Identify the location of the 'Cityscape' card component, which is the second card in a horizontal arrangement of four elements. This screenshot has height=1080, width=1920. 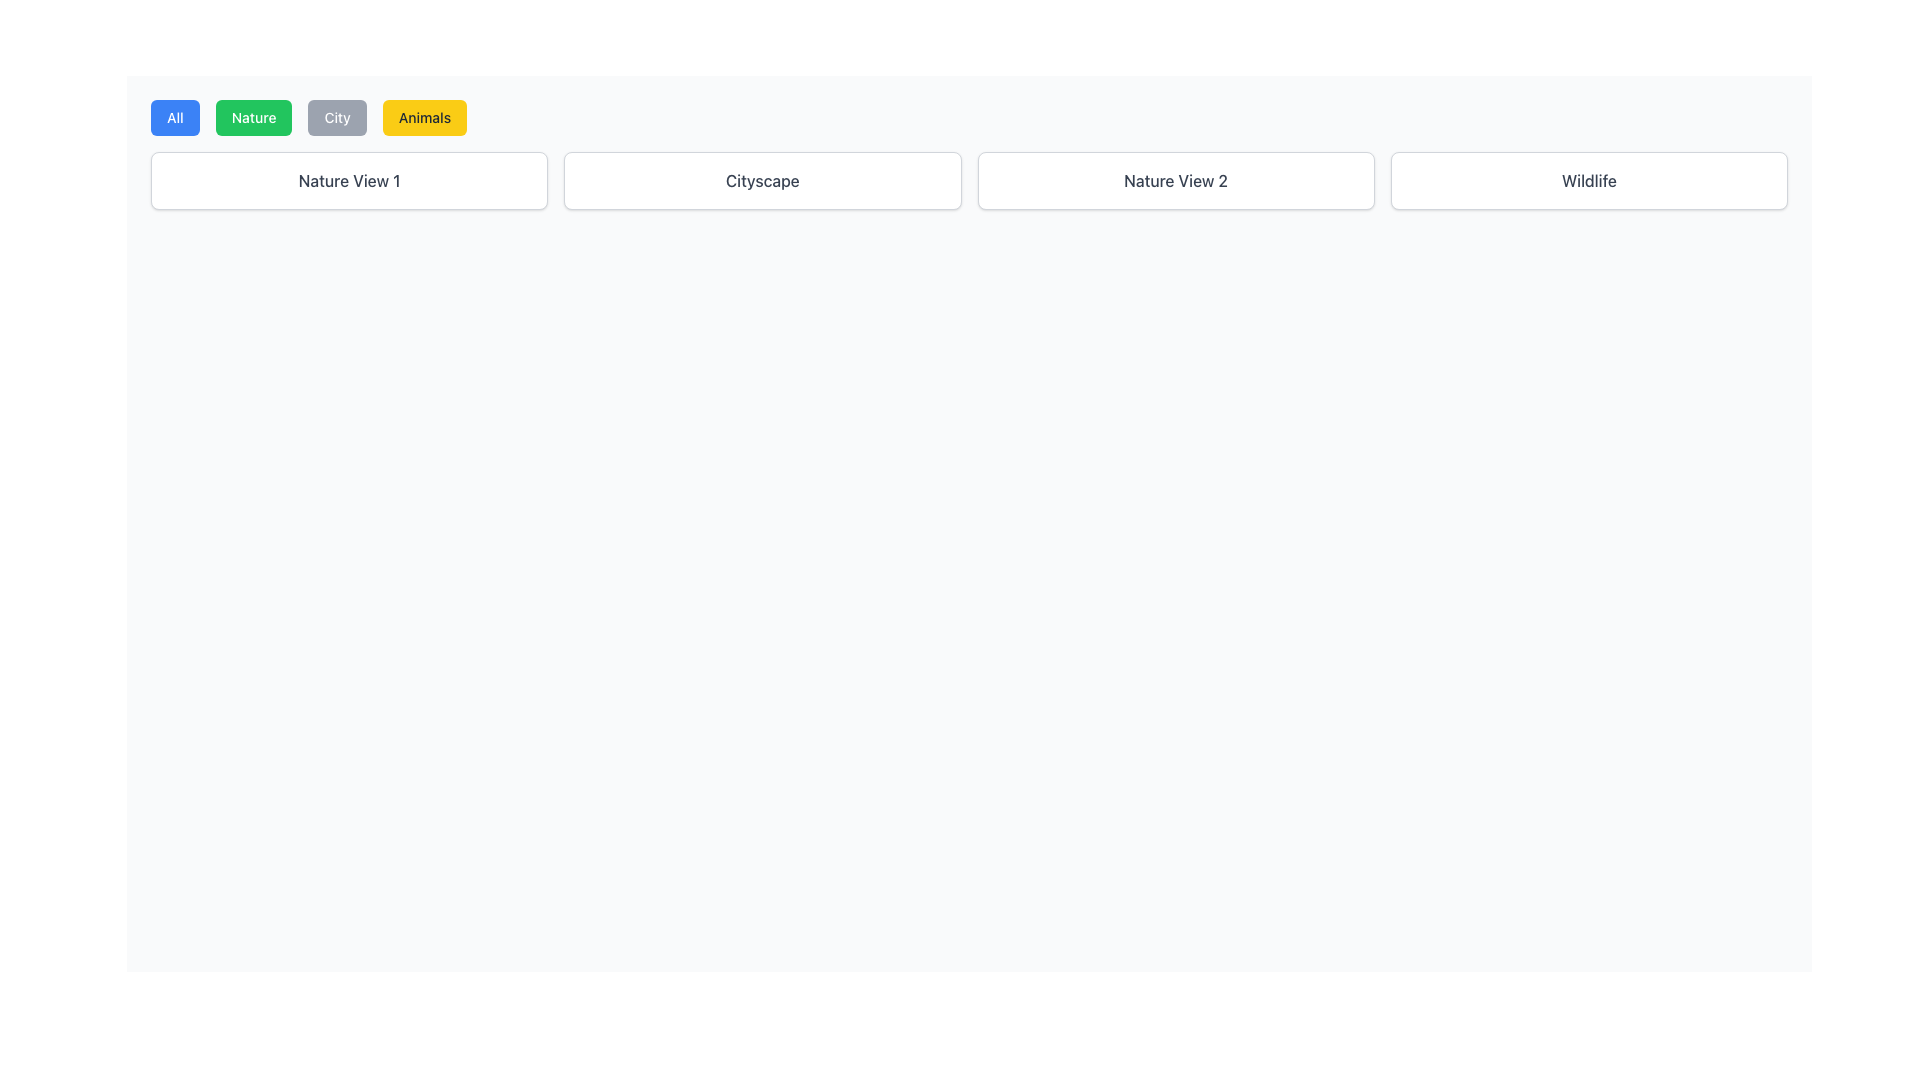
(761, 181).